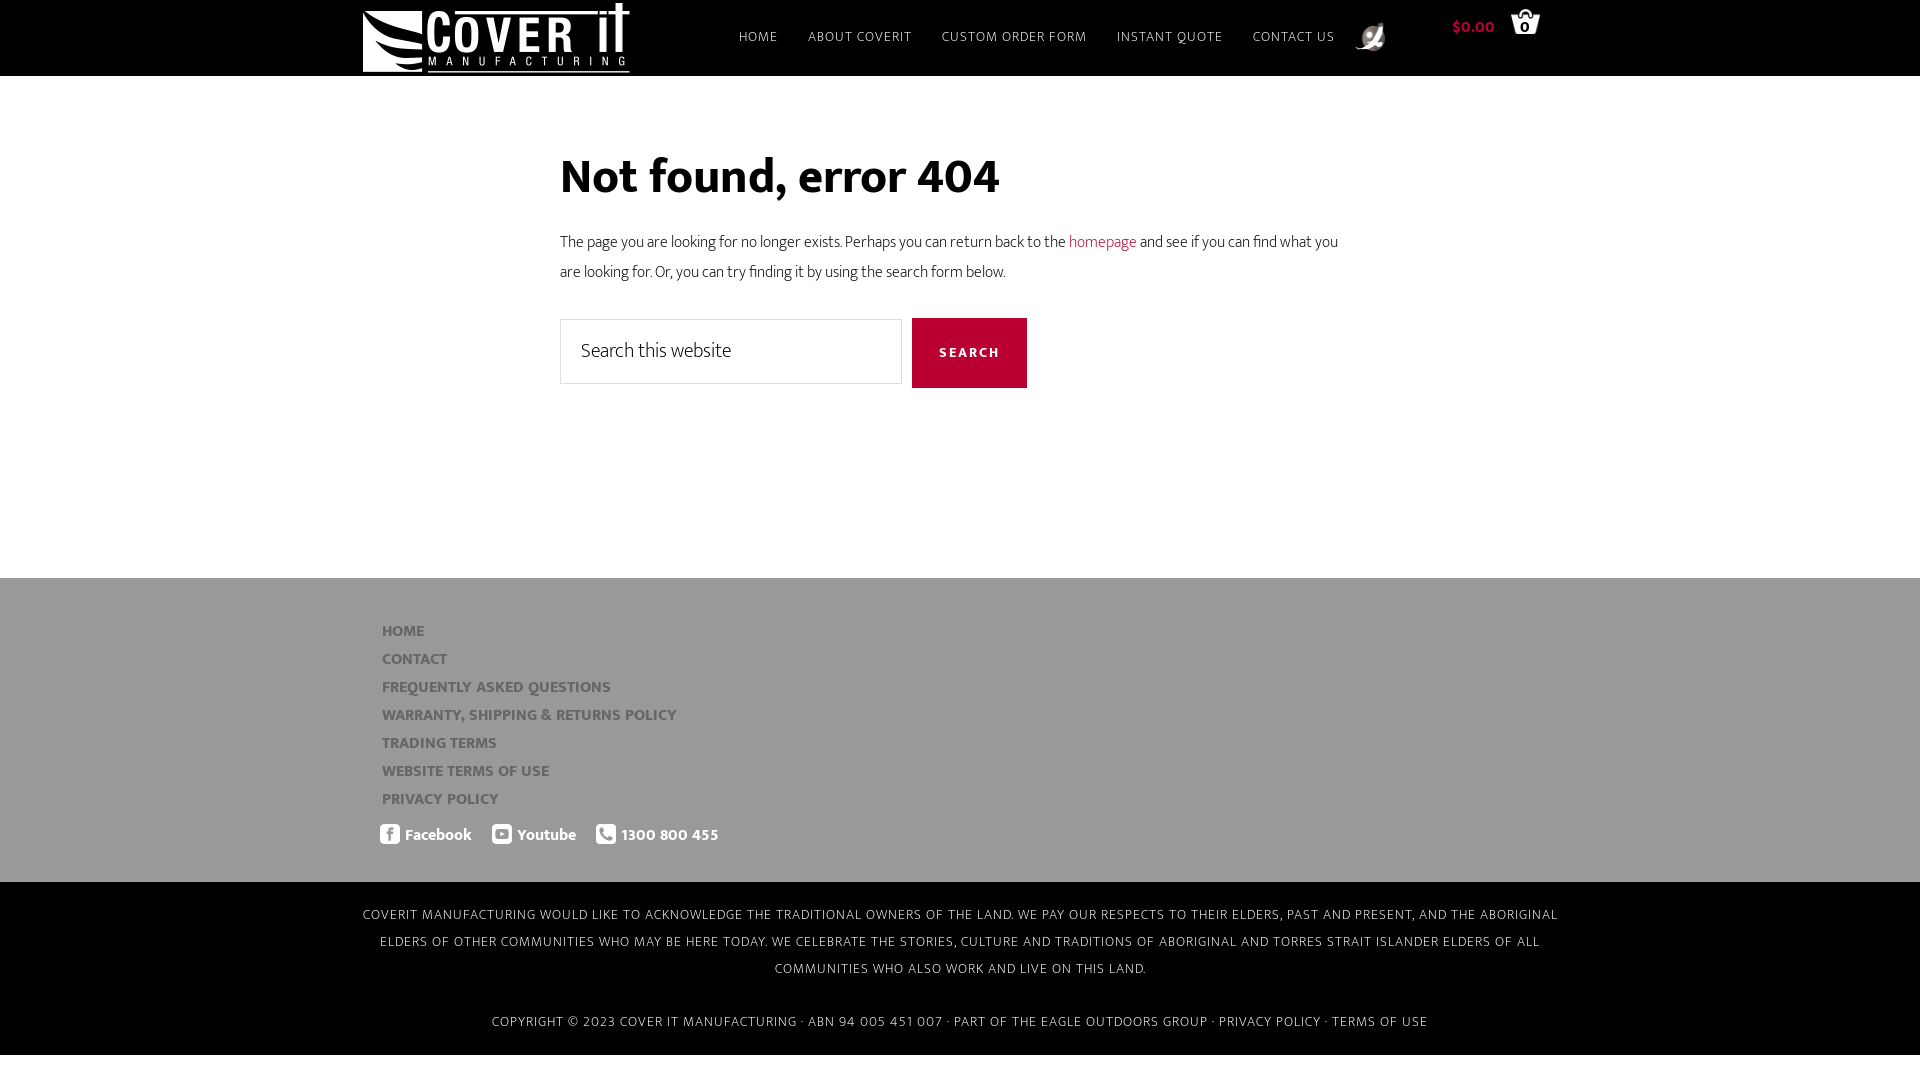 Image resolution: width=1920 pixels, height=1080 pixels. Describe the element at coordinates (1481, 27) in the screenshot. I see `'$0.00'` at that location.